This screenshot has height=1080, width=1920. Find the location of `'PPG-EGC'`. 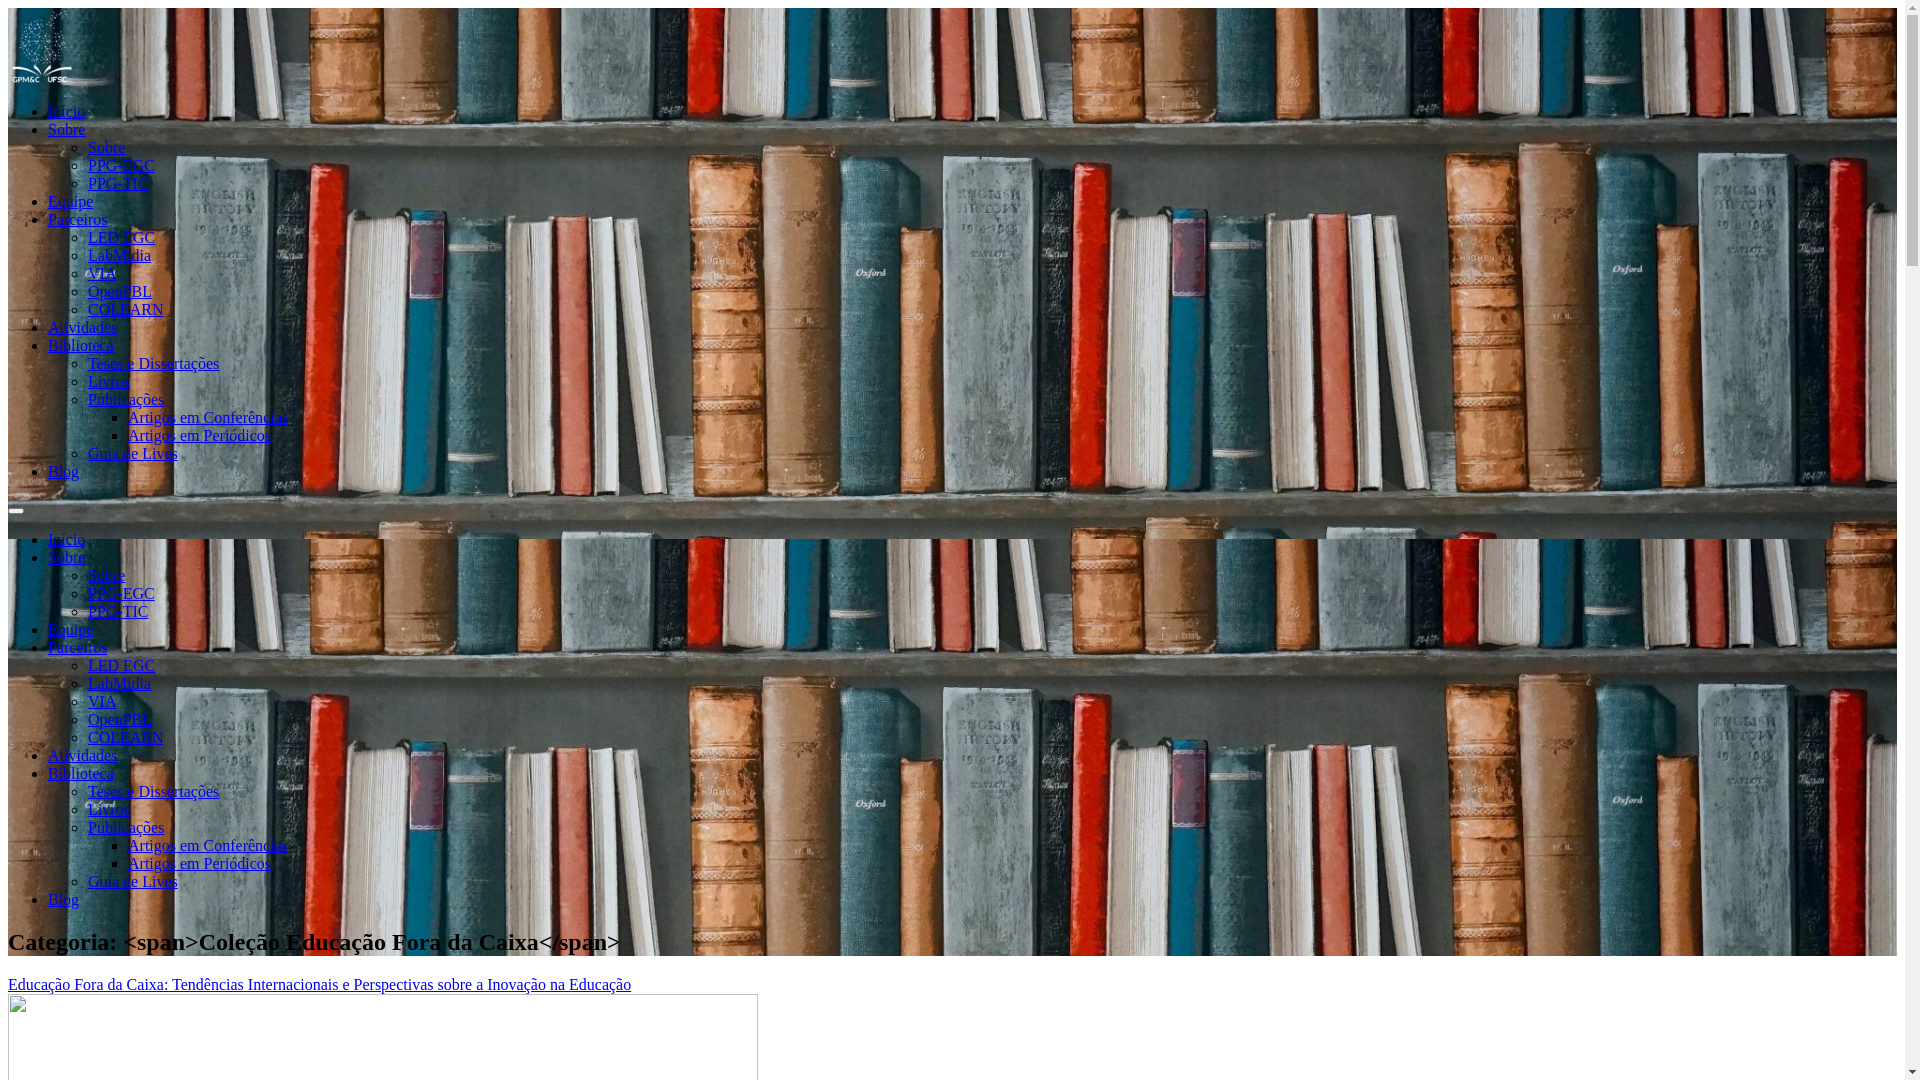

'PPG-EGC' is located at coordinates (120, 164).